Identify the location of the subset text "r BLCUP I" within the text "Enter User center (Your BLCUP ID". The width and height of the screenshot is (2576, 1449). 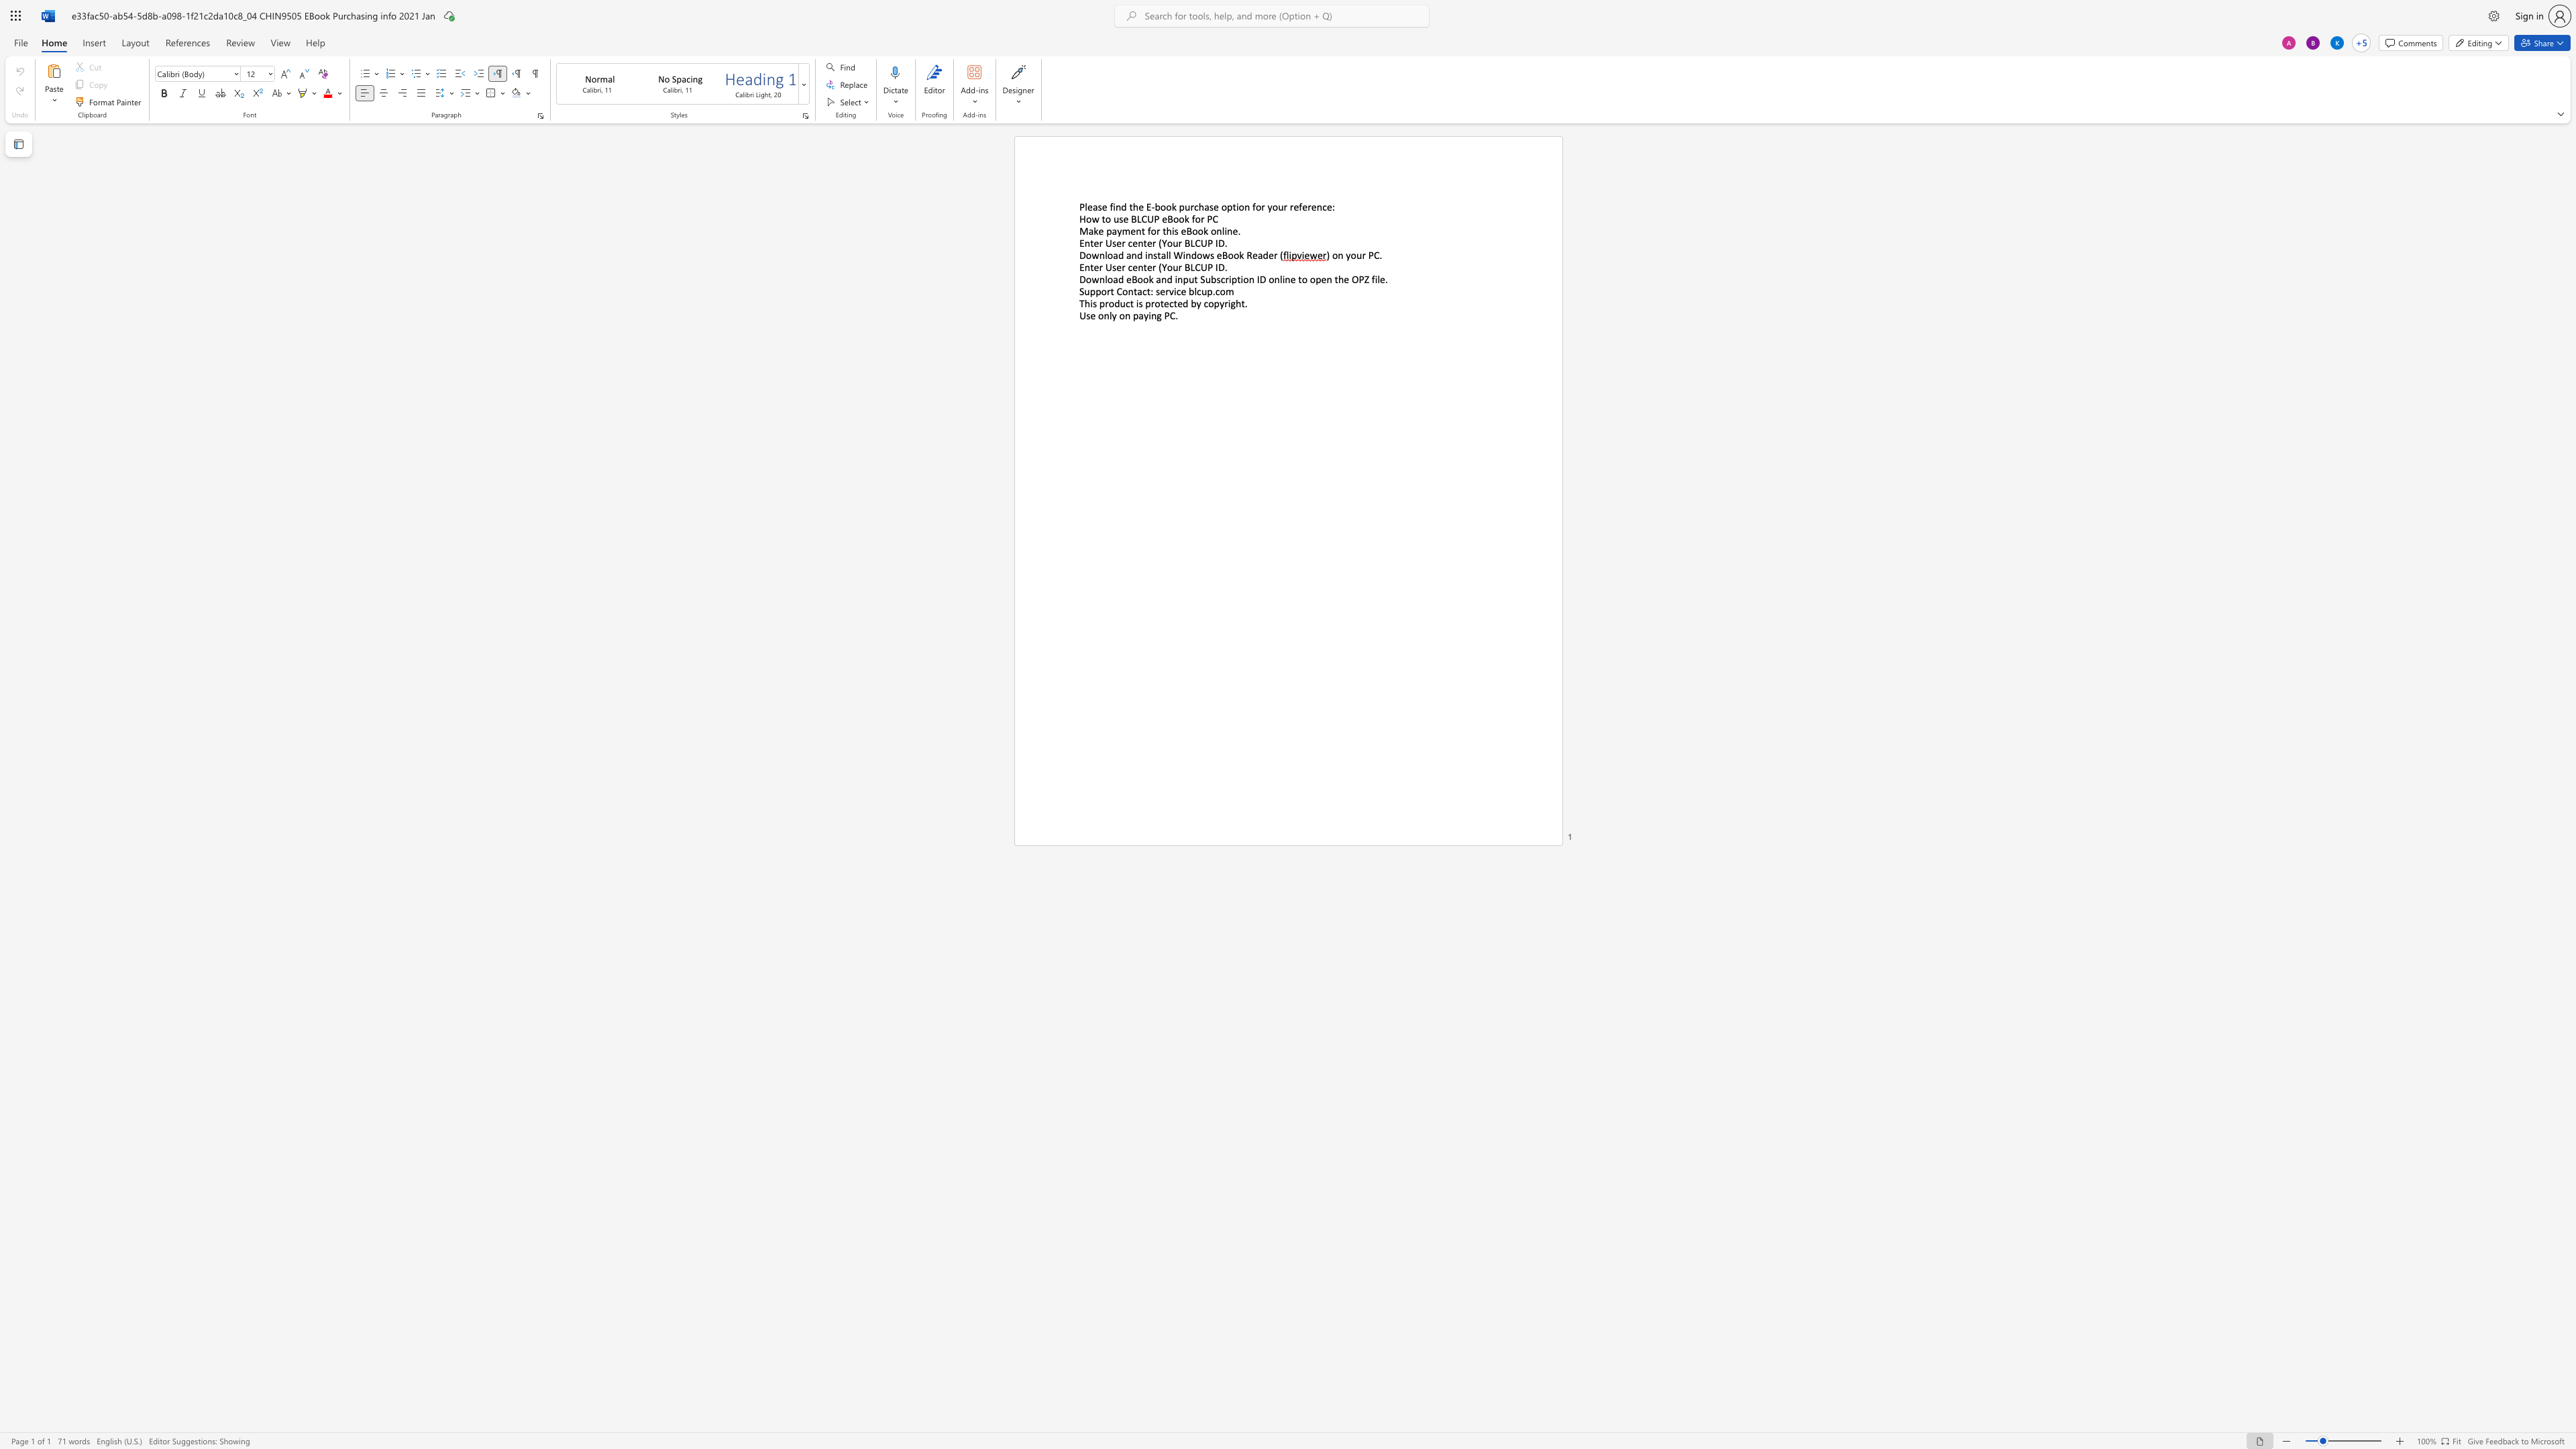
(1177, 242).